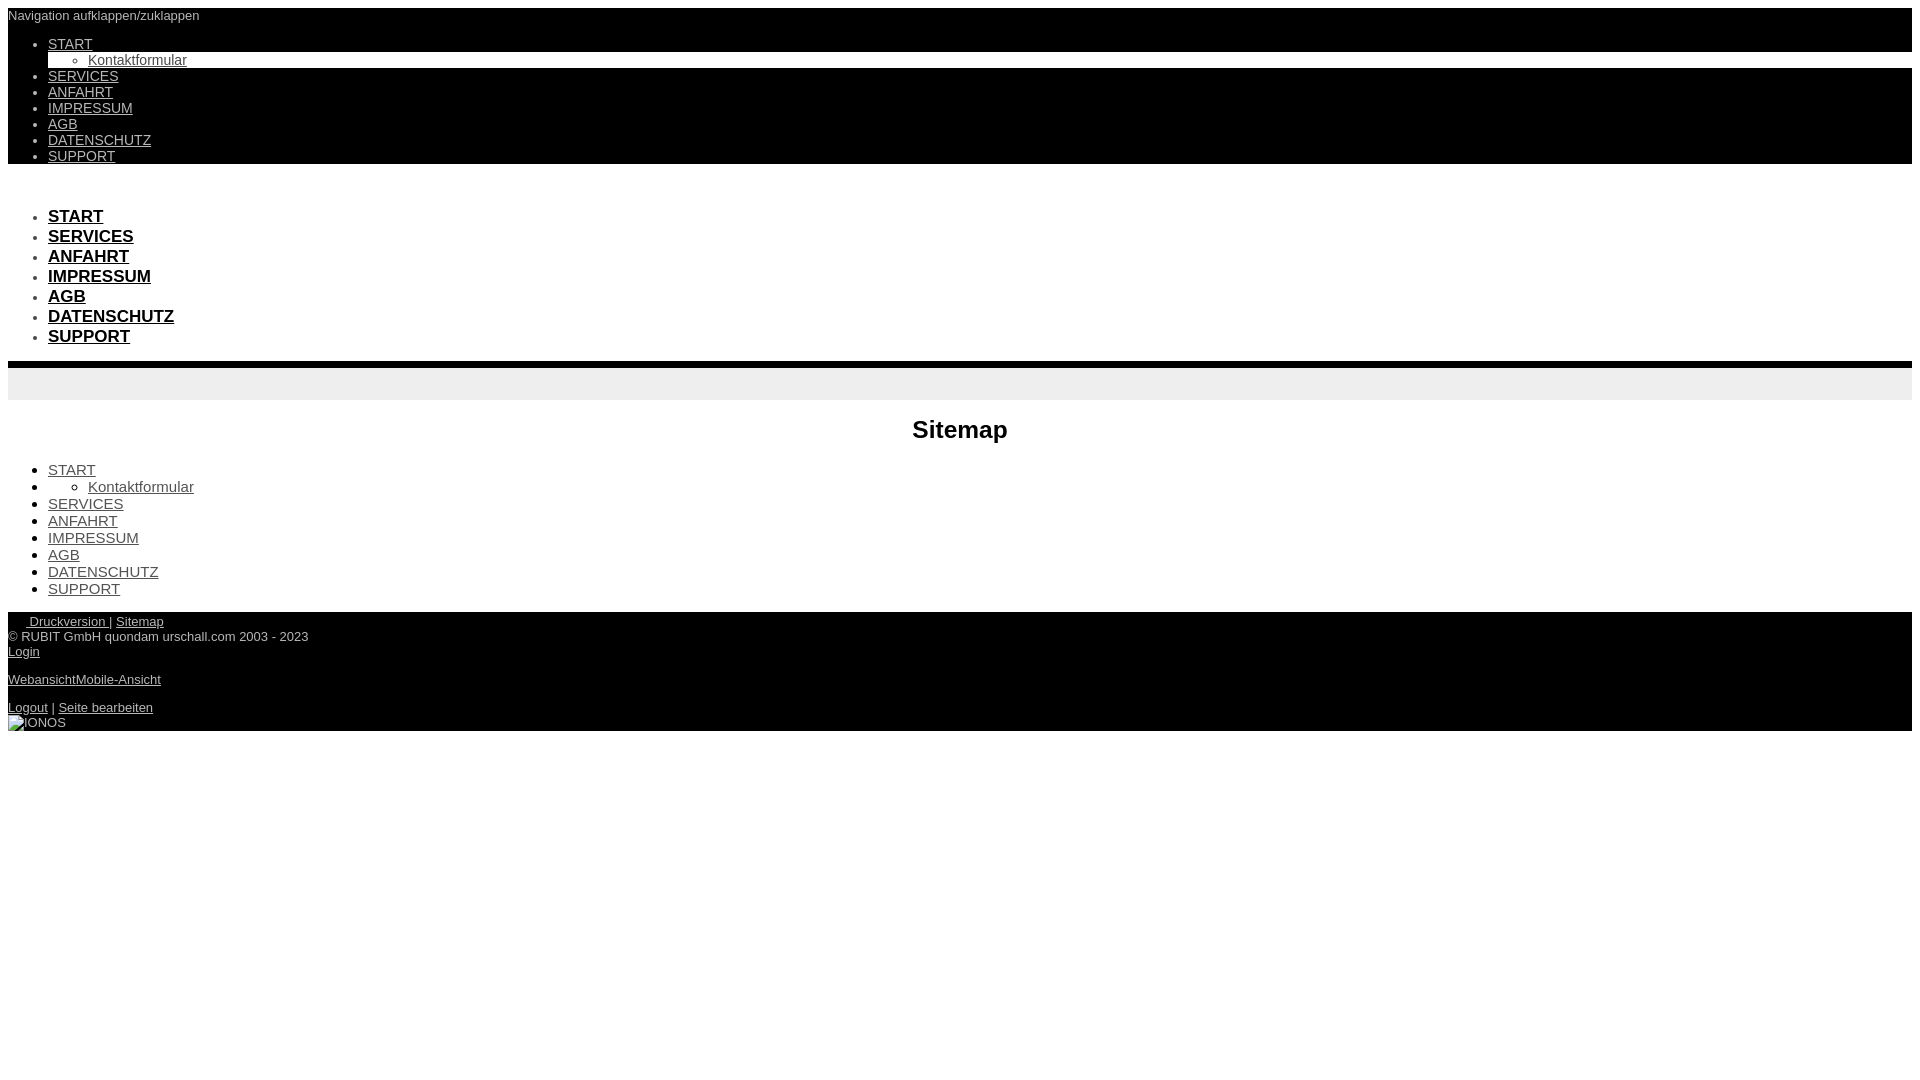 Image resolution: width=1920 pixels, height=1080 pixels. Describe the element at coordinates (98, 276) in the screenshot. I see `'IMPRESSUM'` at that location.